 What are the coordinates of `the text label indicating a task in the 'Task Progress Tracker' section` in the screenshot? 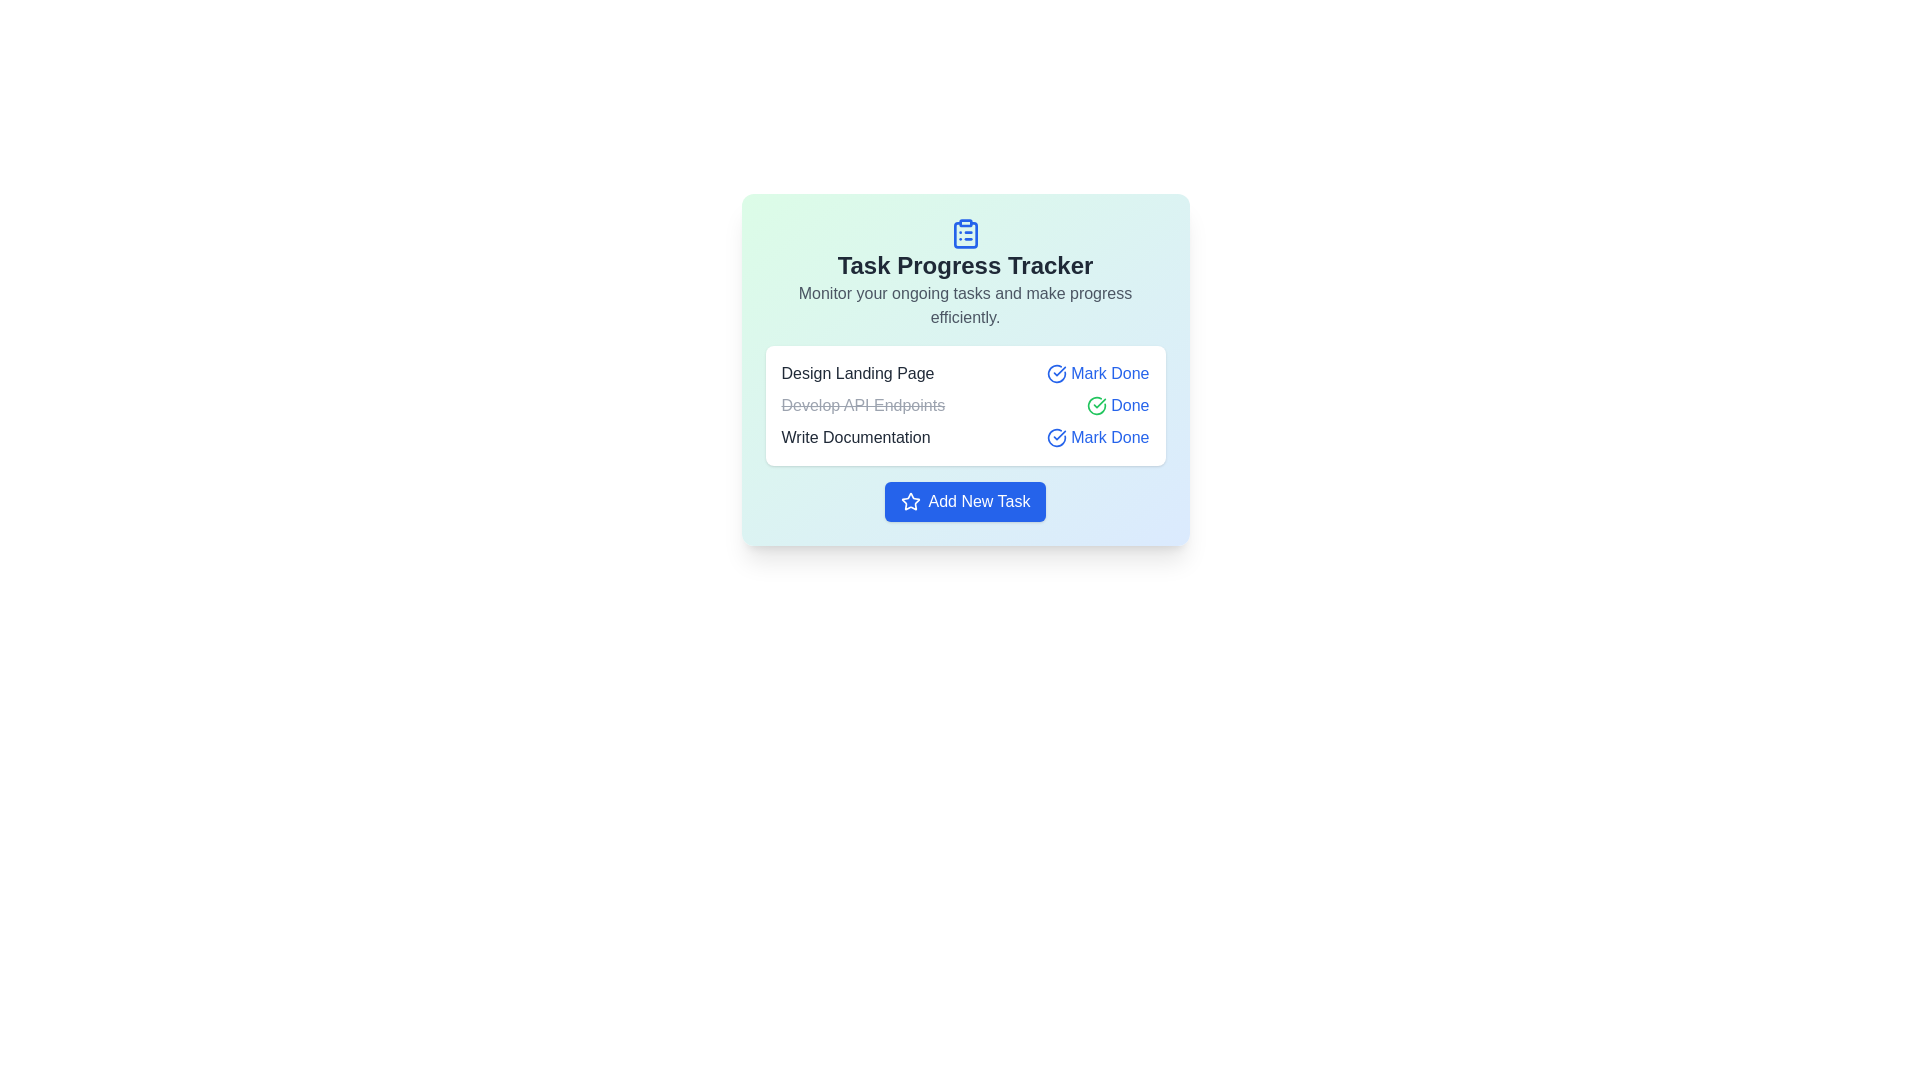 It's located at (856, 437).